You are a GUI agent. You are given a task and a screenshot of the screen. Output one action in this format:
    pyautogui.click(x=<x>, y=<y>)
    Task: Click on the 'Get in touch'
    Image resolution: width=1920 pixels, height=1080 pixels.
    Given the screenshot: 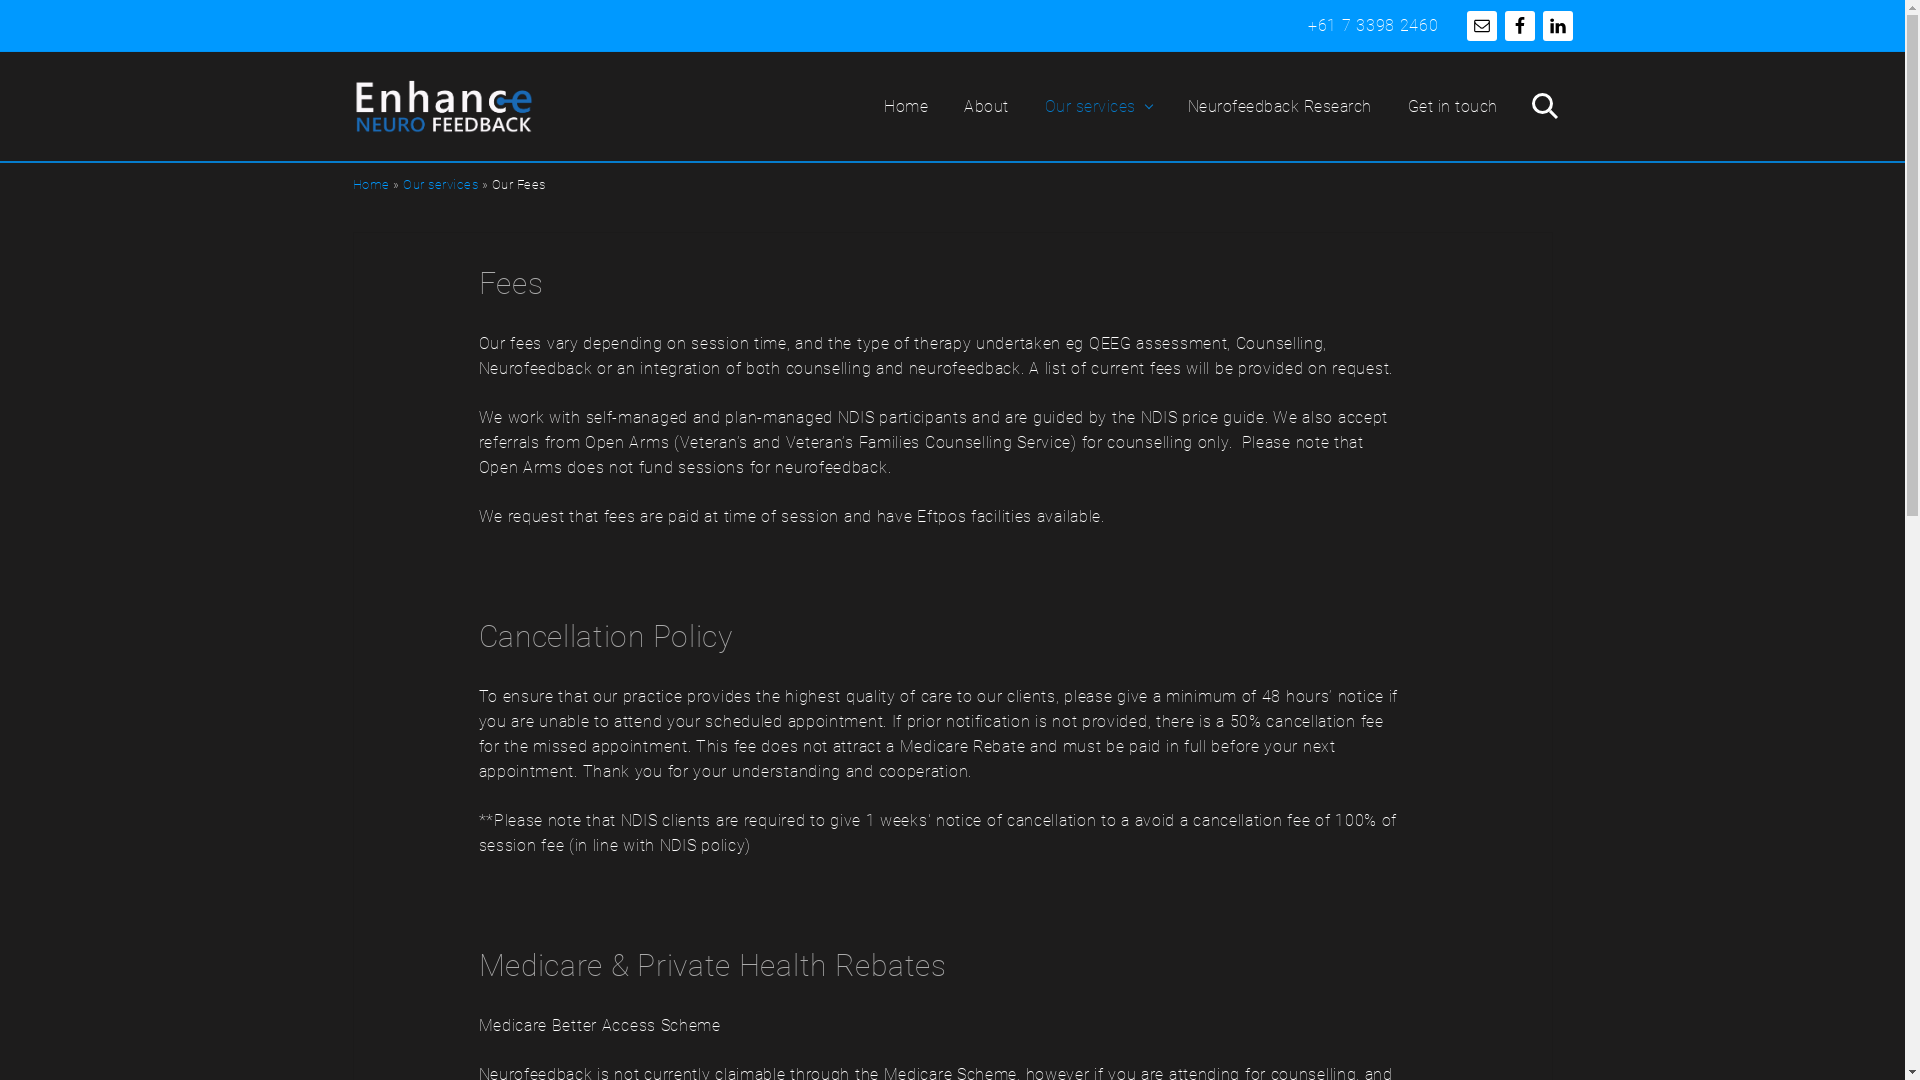 What is the action you would take?
    pyautogui.click(x=1453, y=106)
    